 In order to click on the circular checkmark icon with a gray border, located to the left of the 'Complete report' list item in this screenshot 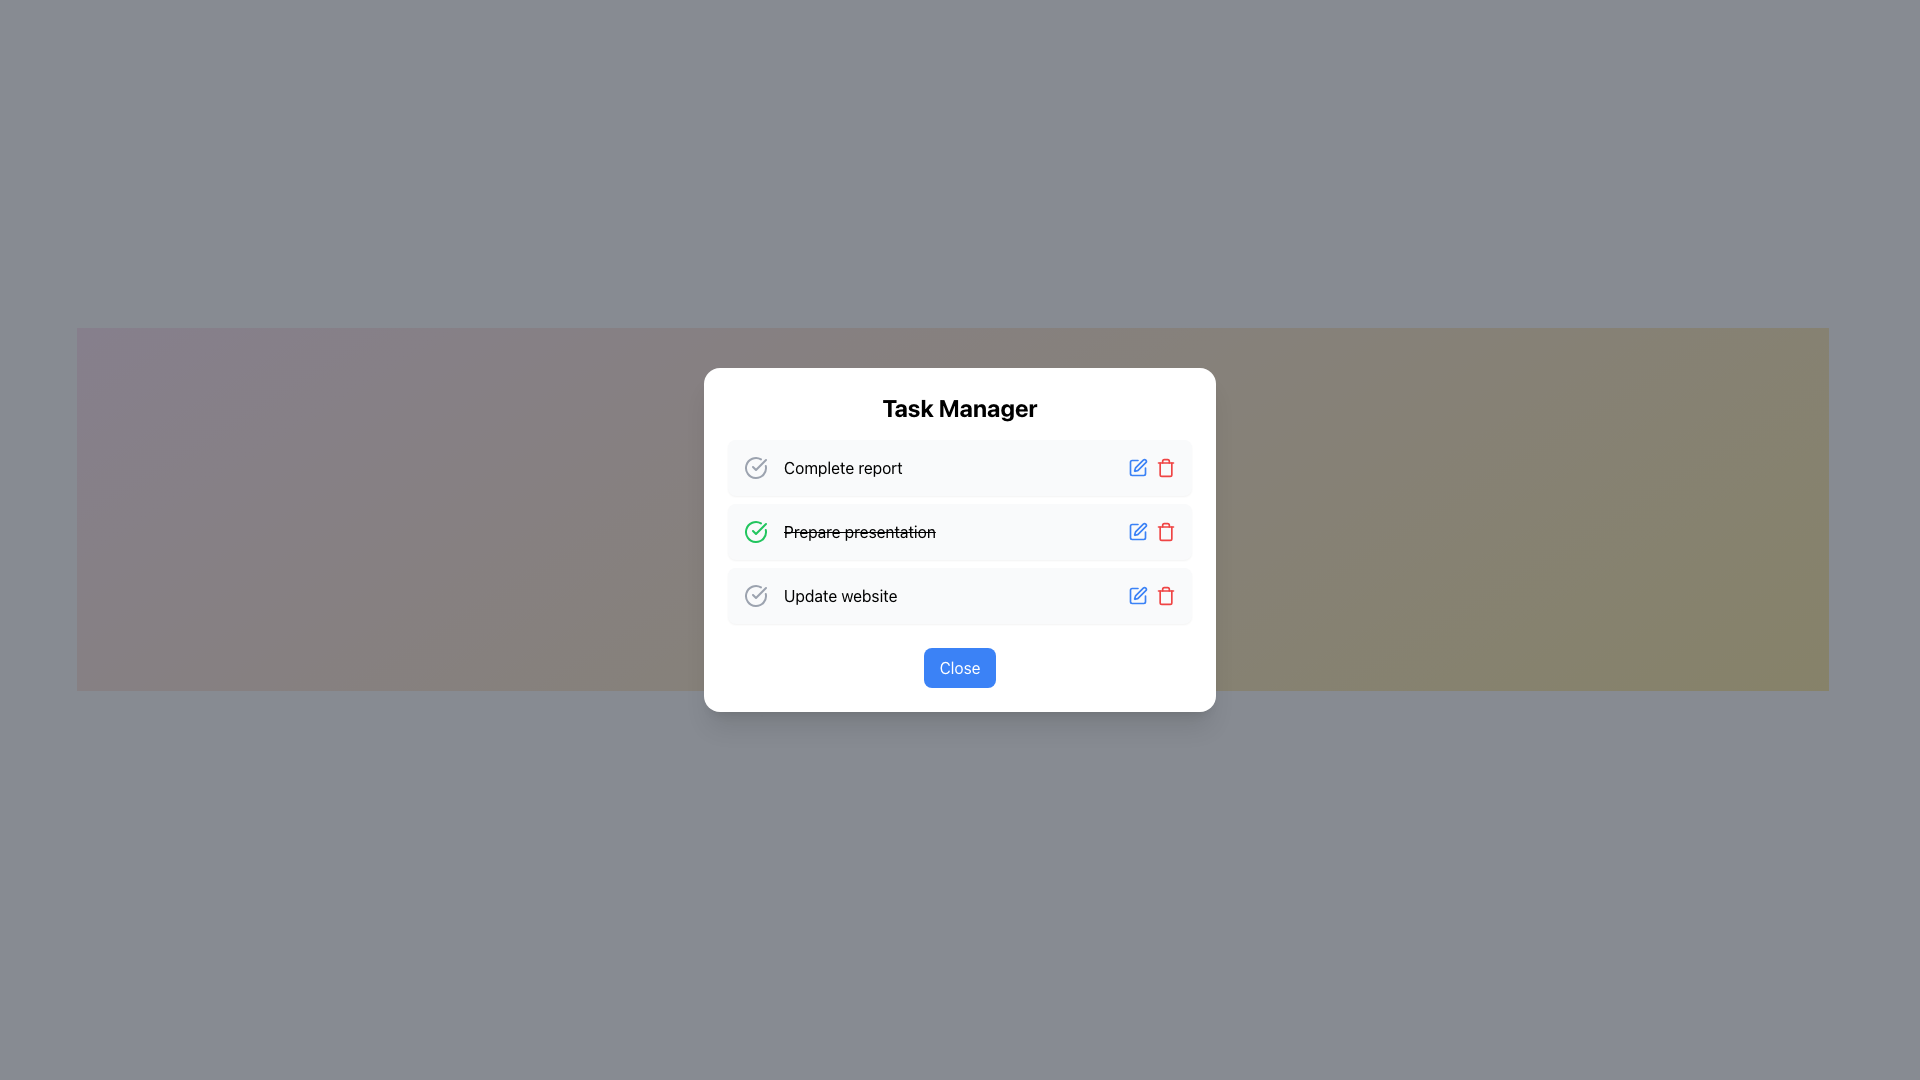, I will do `click(754, 467)`.